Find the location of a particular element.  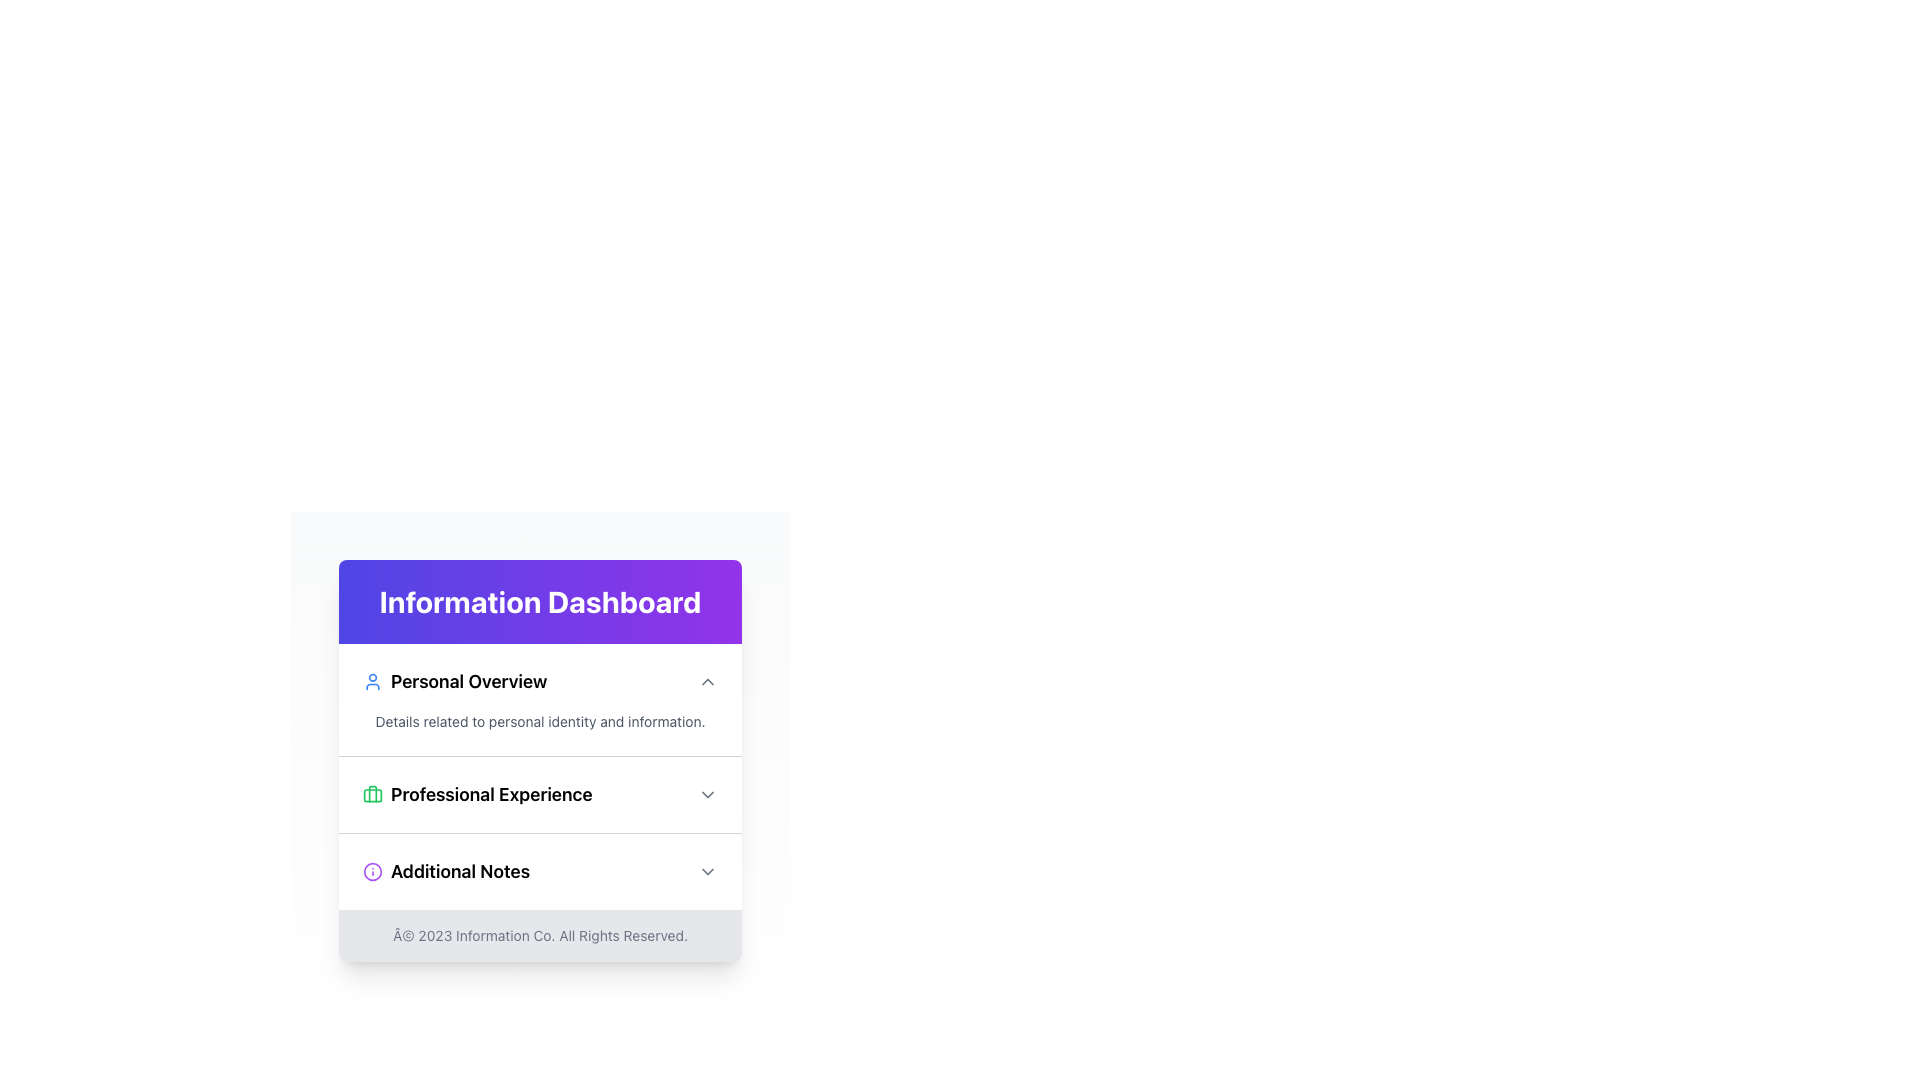

the 'Professional Experience' text label with a green briefcase icon, which is the second item in the vertical menu layout is located at coordinates (476, 793).